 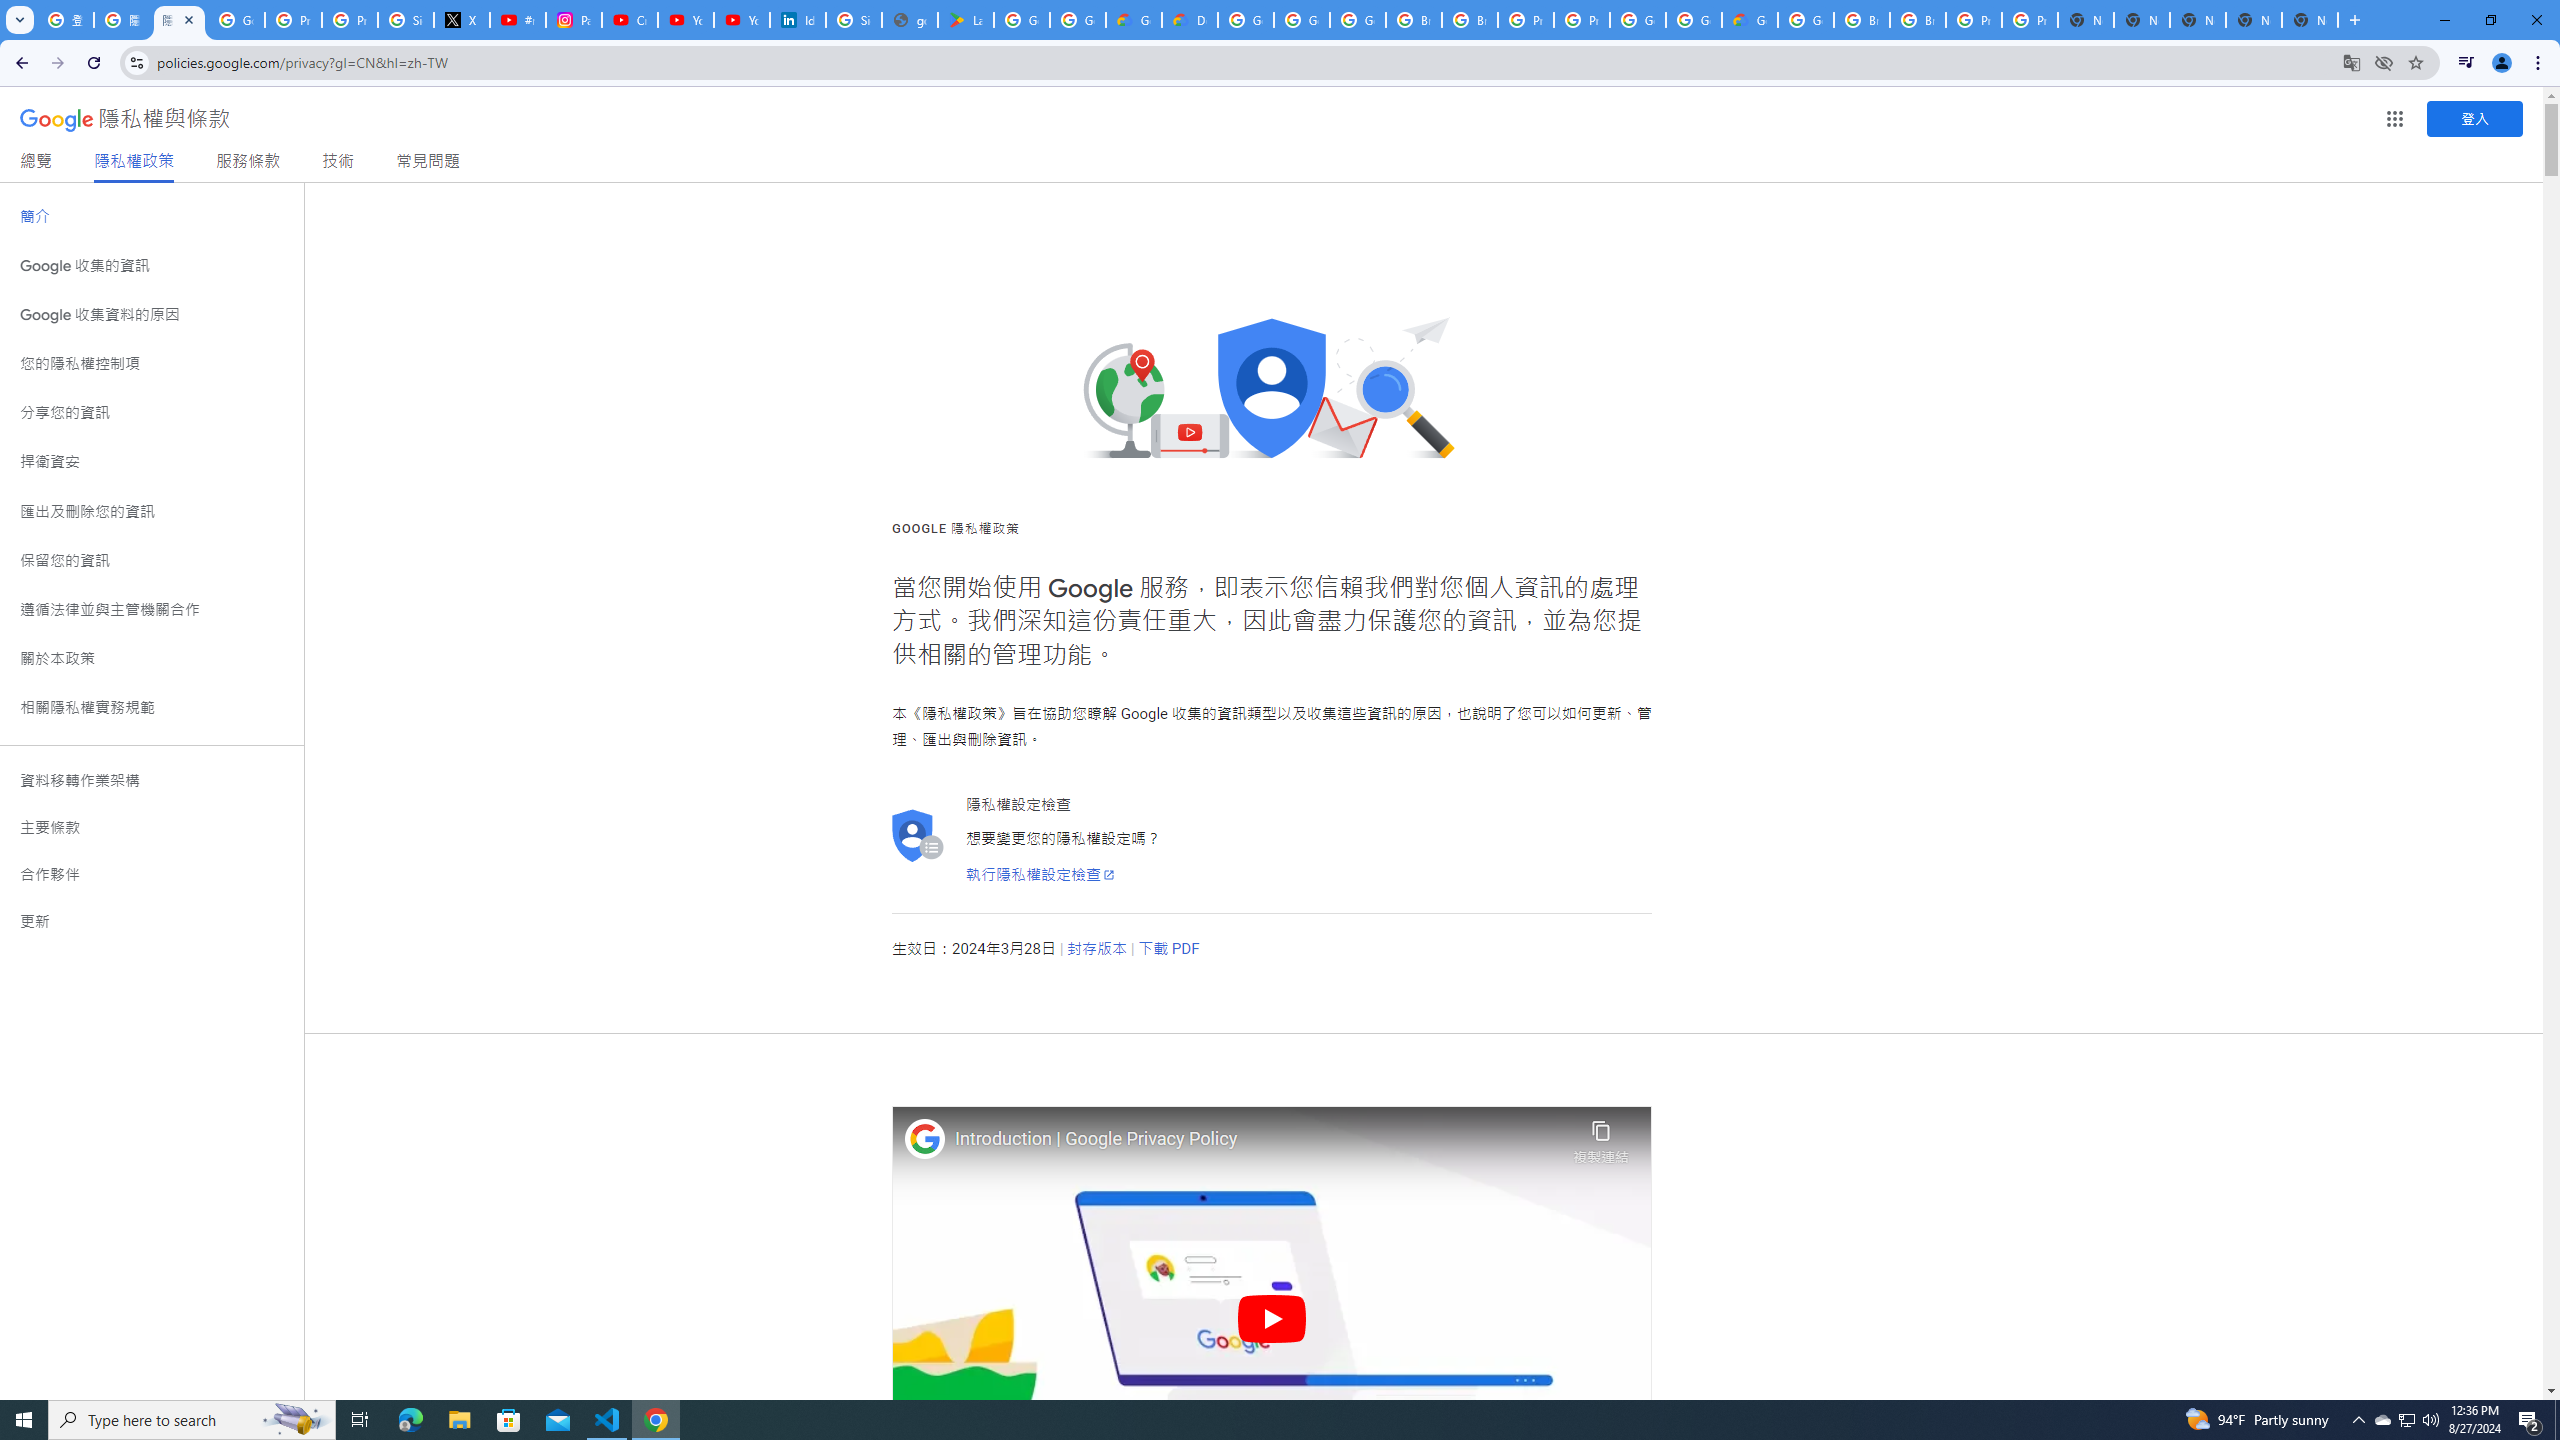 I want to click on 'Translate this page', so click(x=2351, y=61).